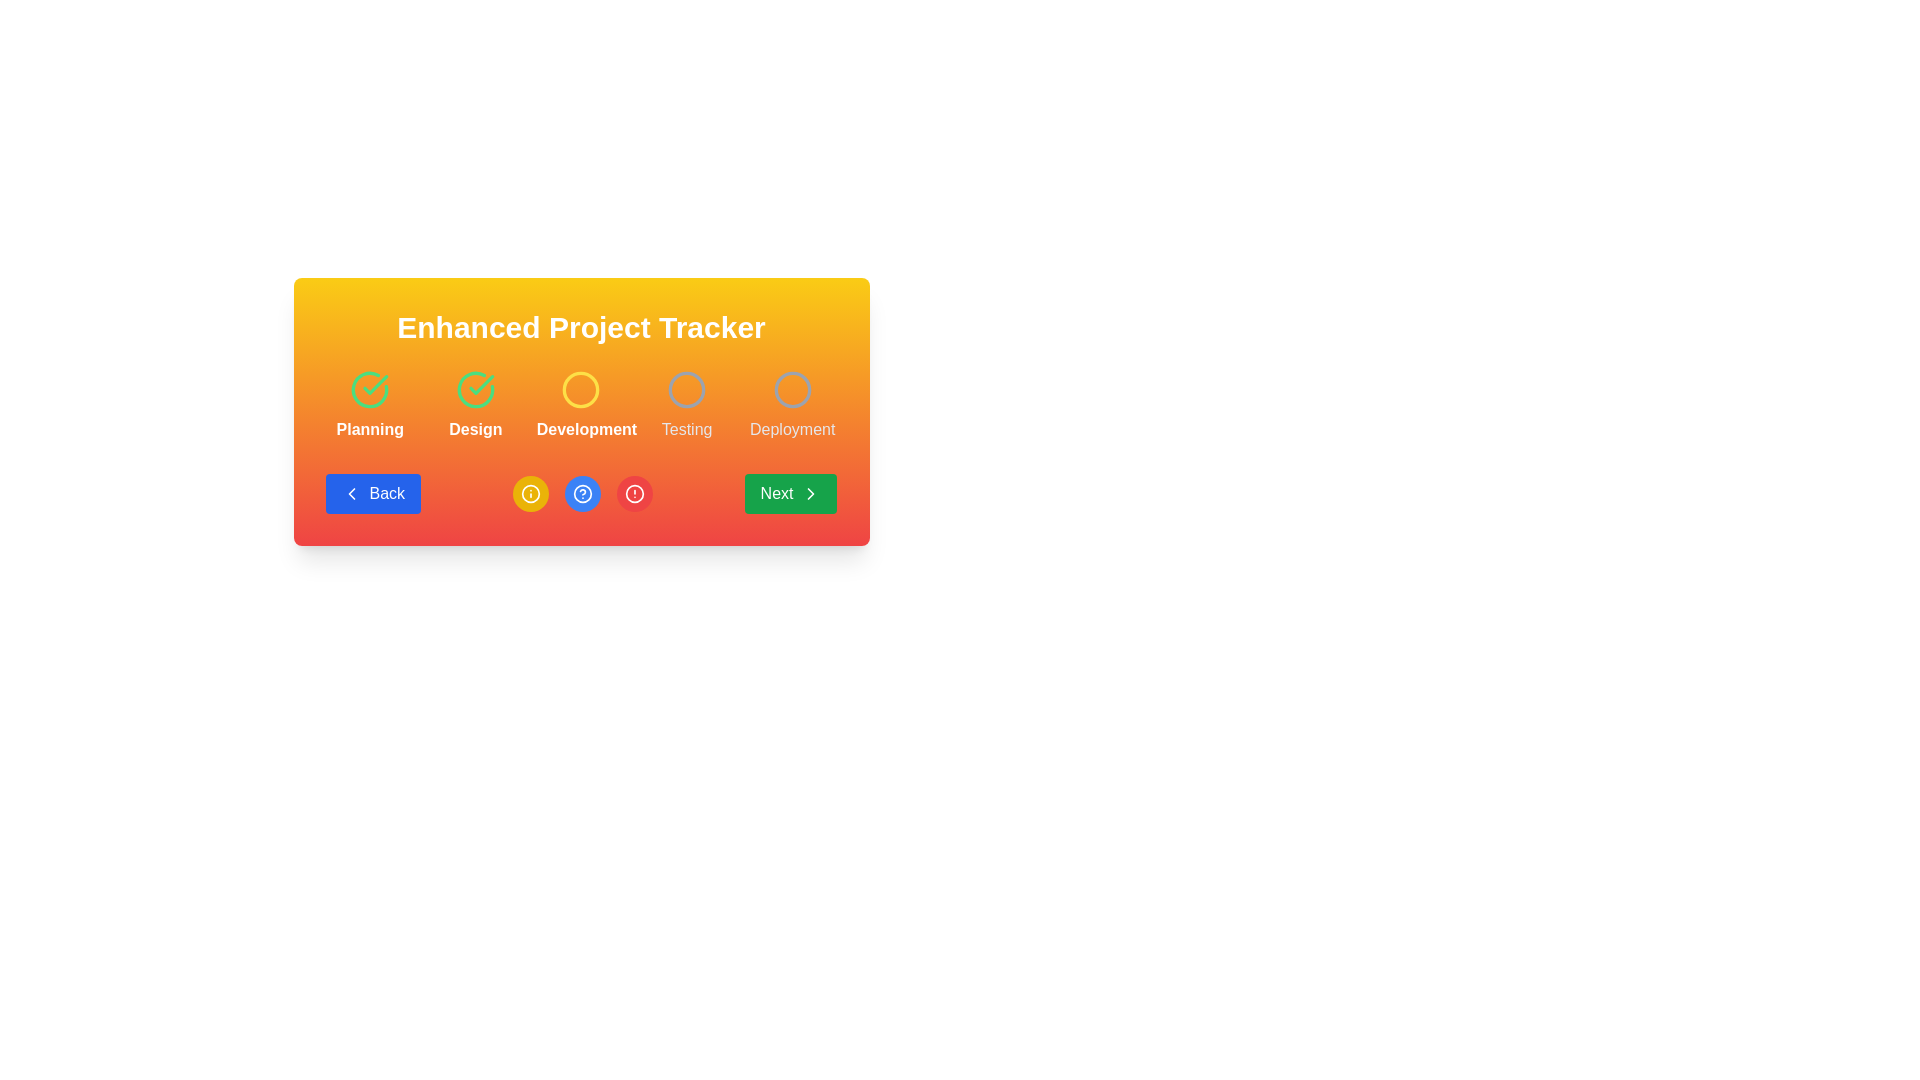 This screenshot has width=1920, height=1080. Describe the element at coordinates (580, 405) in the screenshot. I see `the central 'Development' stage of the Progress Indicator with Steps` at that location.